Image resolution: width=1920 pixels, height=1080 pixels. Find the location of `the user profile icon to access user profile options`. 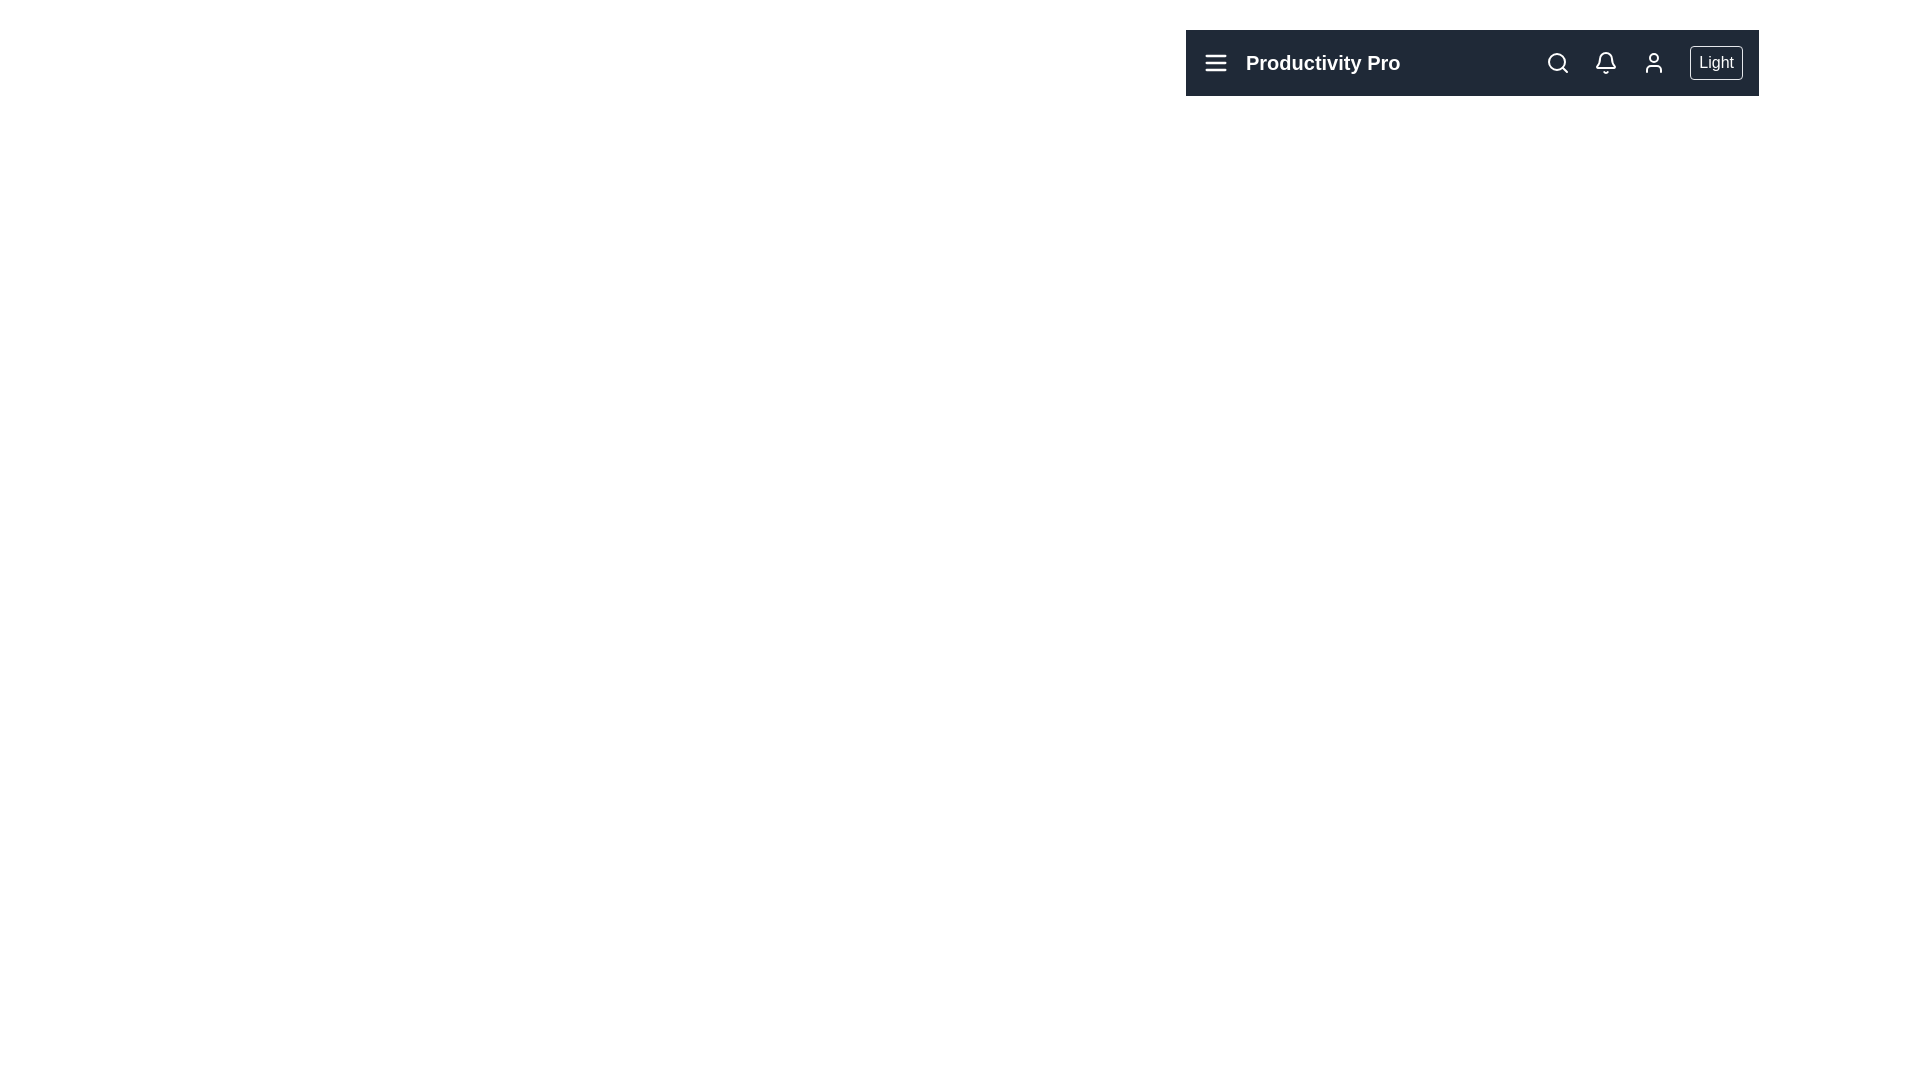

the user profile icon to access user profile options is located at coordinates (1654, 61).